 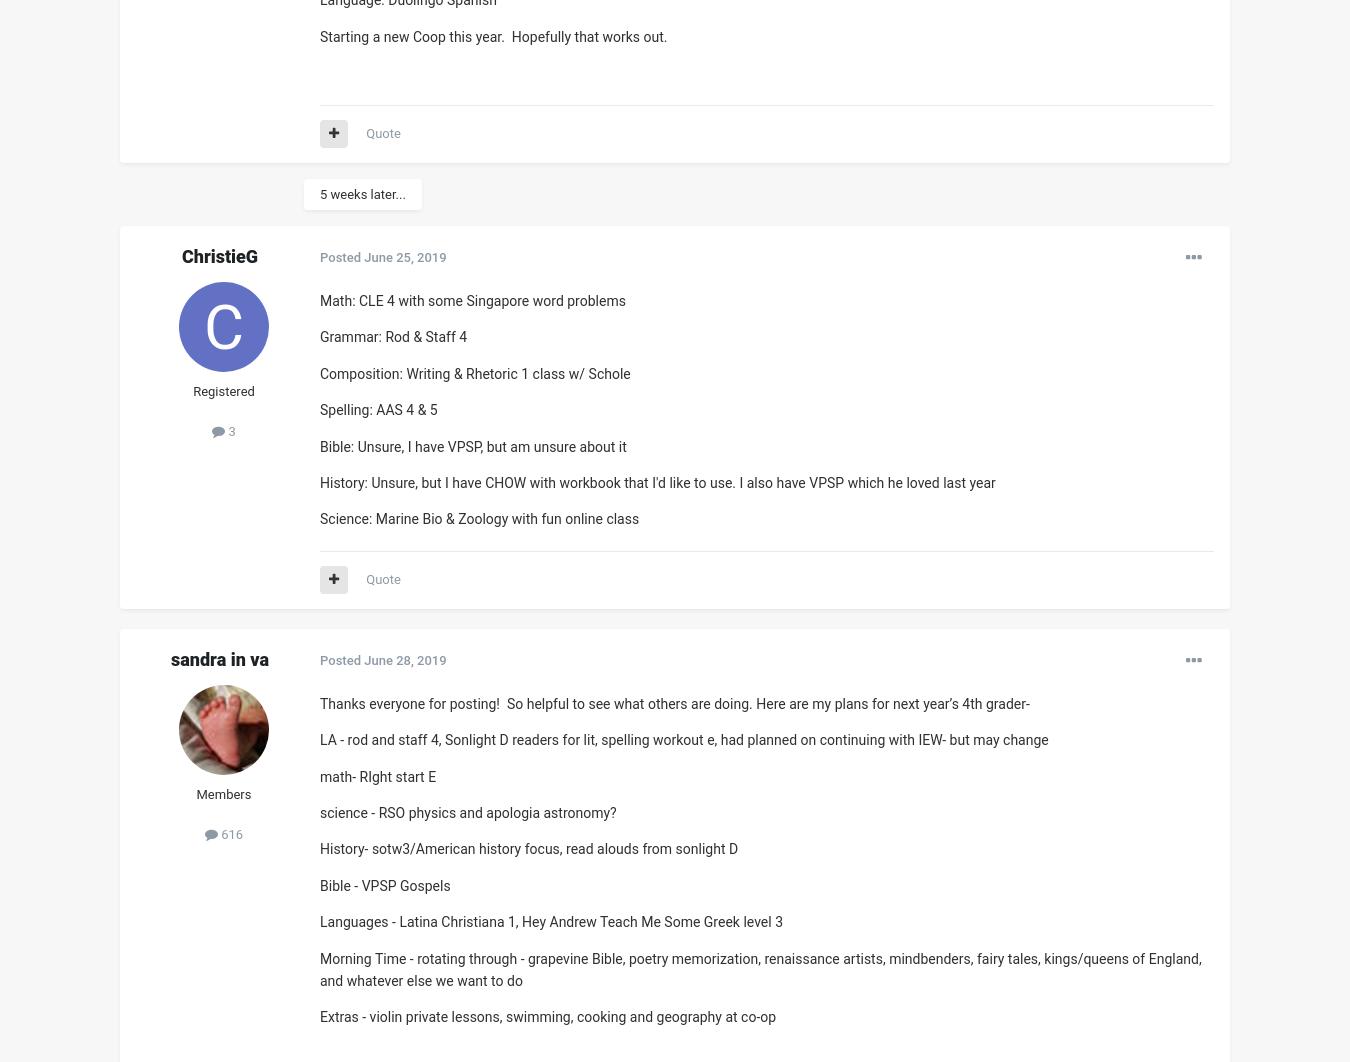 I want to click on 'Extras - violin private lessons, swimming, cooking and geography at co-op', so click(x=546, y=1015).